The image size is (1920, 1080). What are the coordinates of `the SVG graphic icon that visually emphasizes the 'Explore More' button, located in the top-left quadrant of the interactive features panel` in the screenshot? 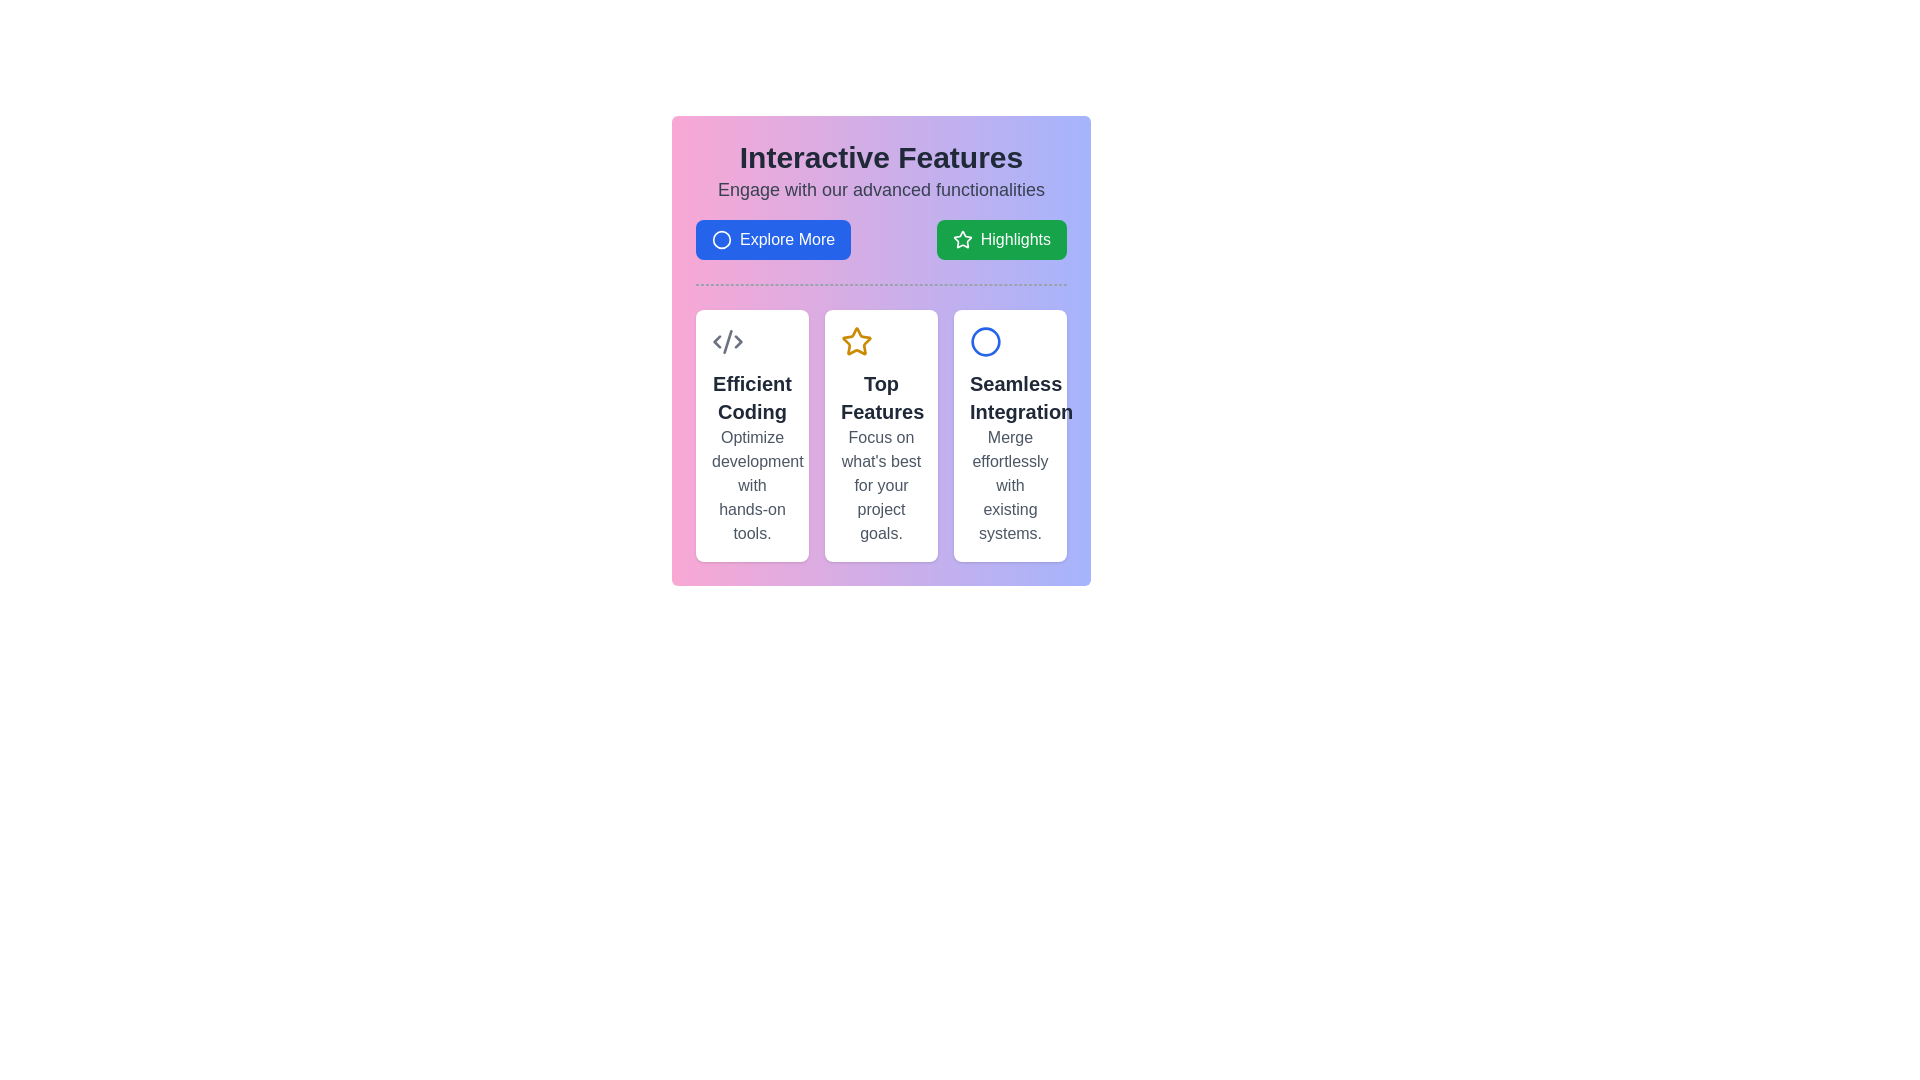 It's located at (720, 238).